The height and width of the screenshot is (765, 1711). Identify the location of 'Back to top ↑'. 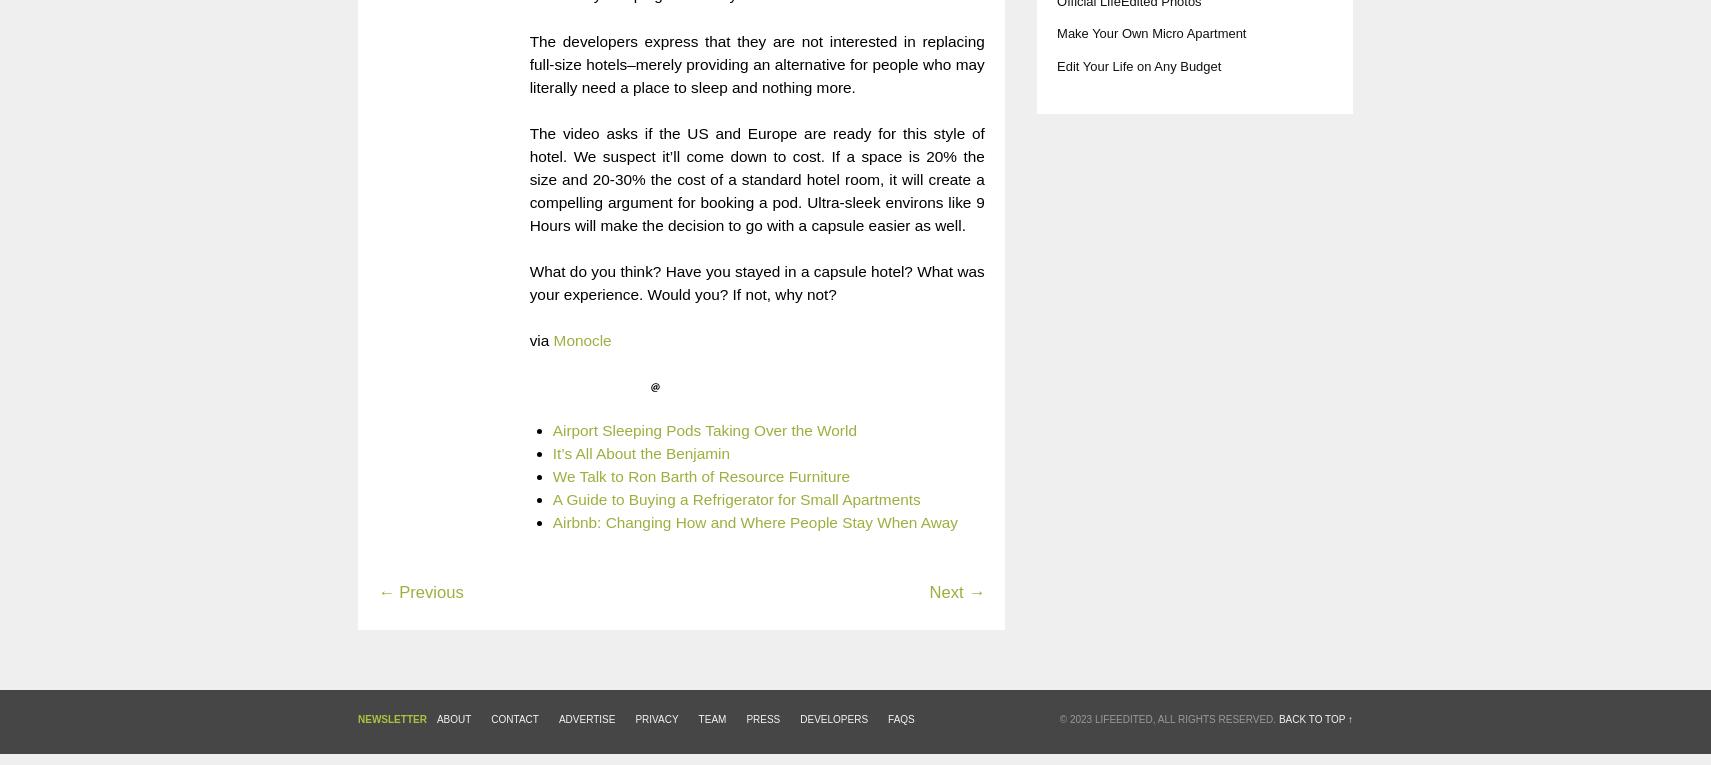
(1314, 718).